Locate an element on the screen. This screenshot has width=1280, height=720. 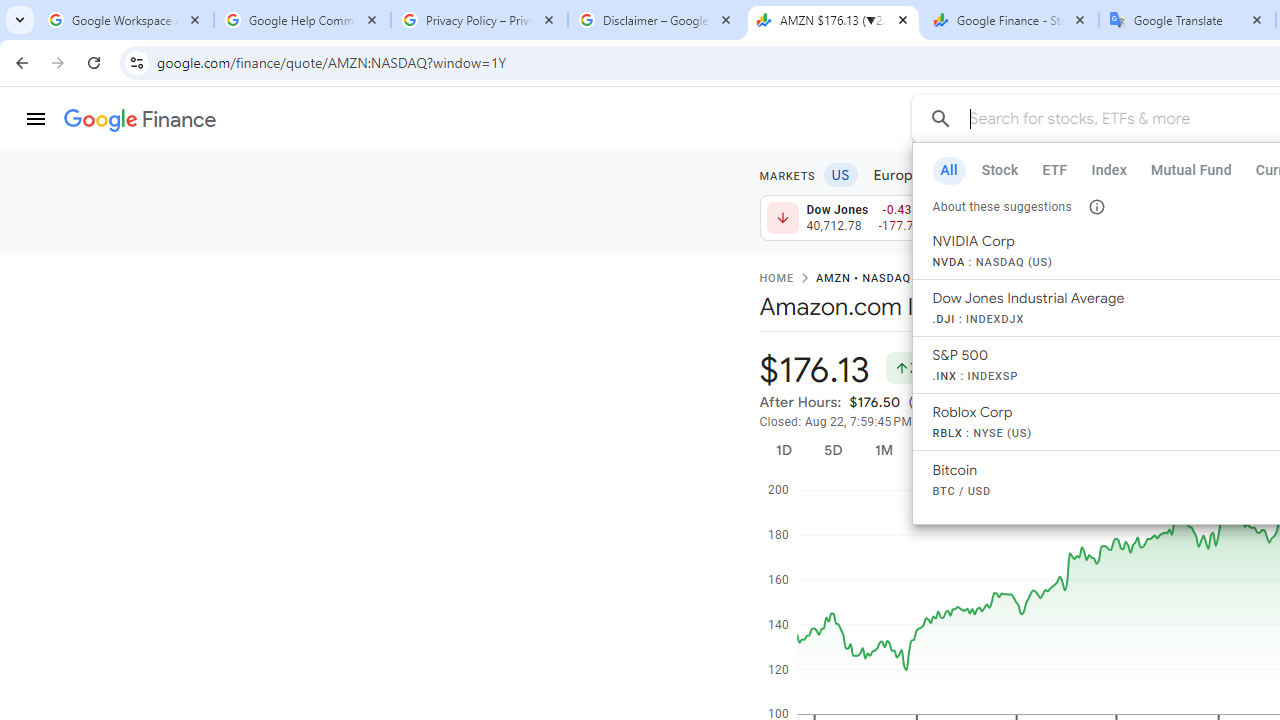
'Europe' is located at coordinates (896, 173).